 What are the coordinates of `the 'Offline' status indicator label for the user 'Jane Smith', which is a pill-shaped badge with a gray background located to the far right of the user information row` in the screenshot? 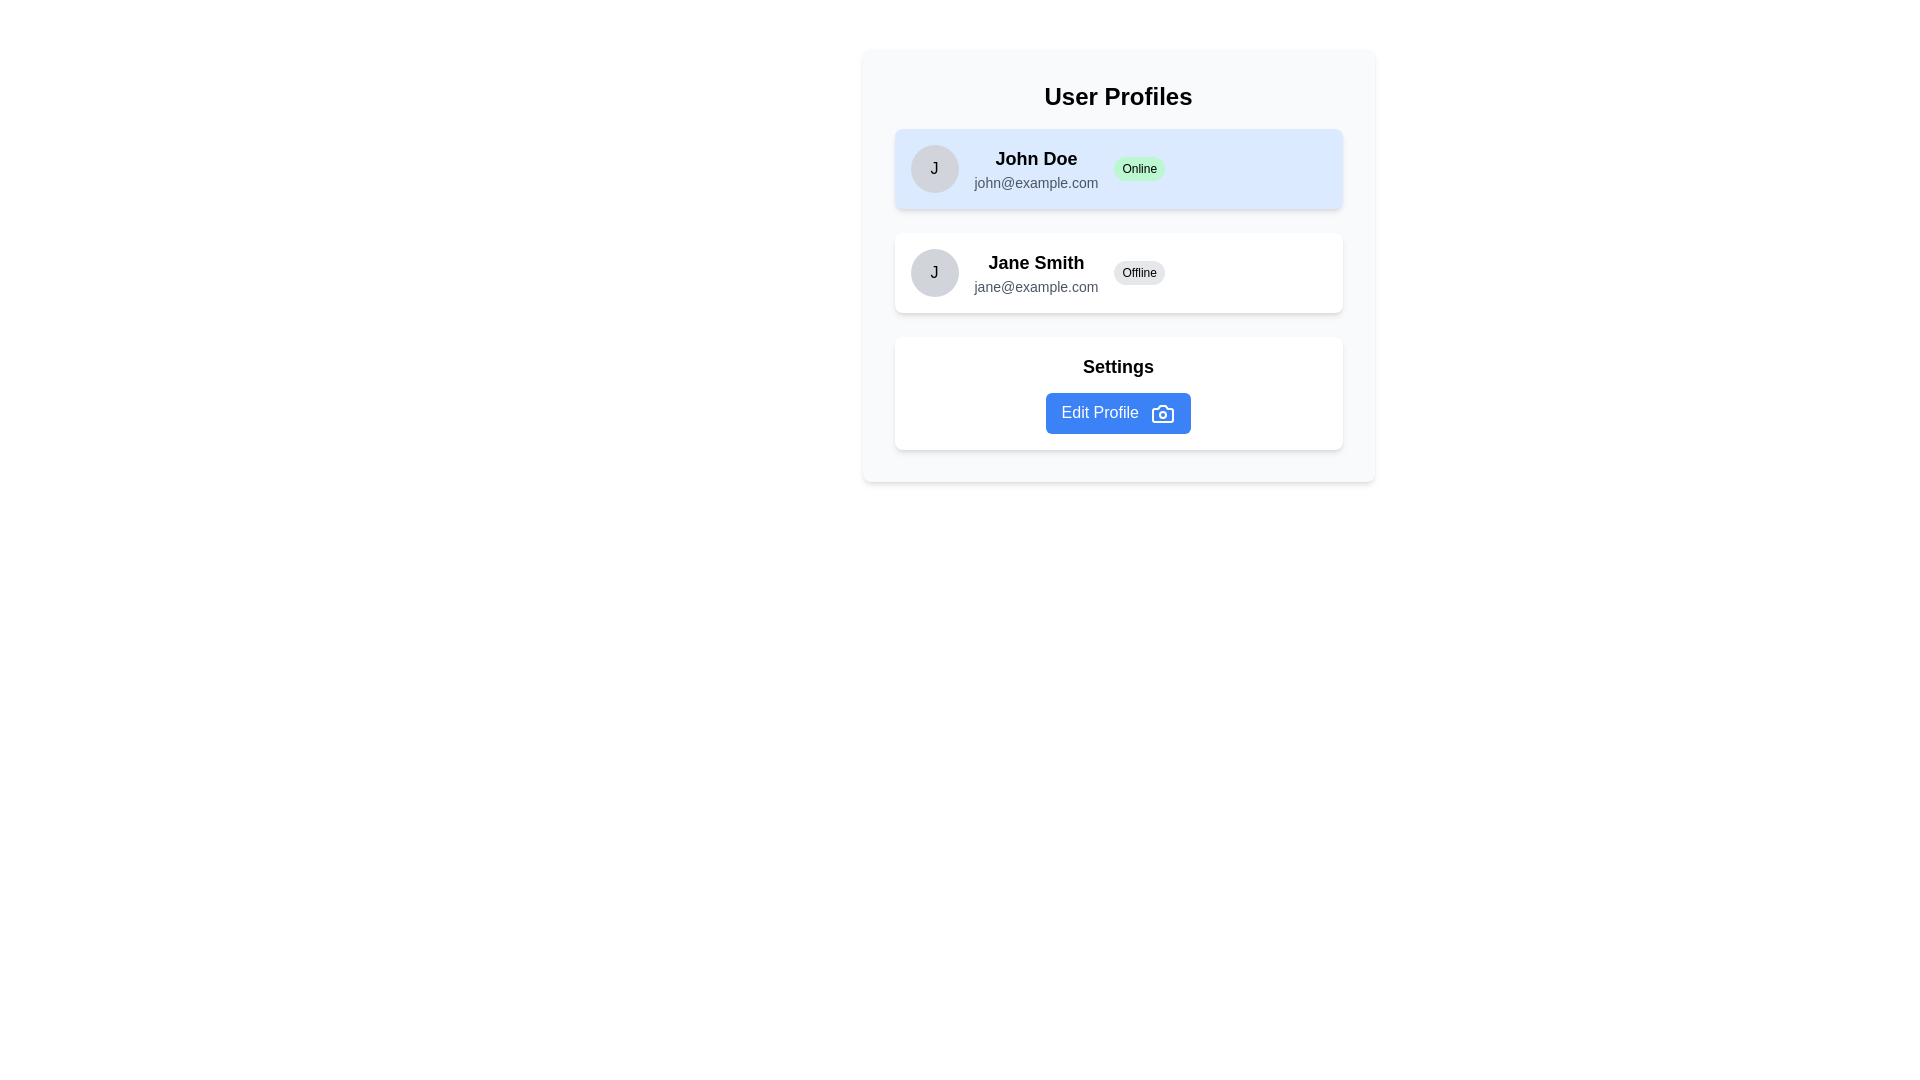 It's located at (1139, 273).